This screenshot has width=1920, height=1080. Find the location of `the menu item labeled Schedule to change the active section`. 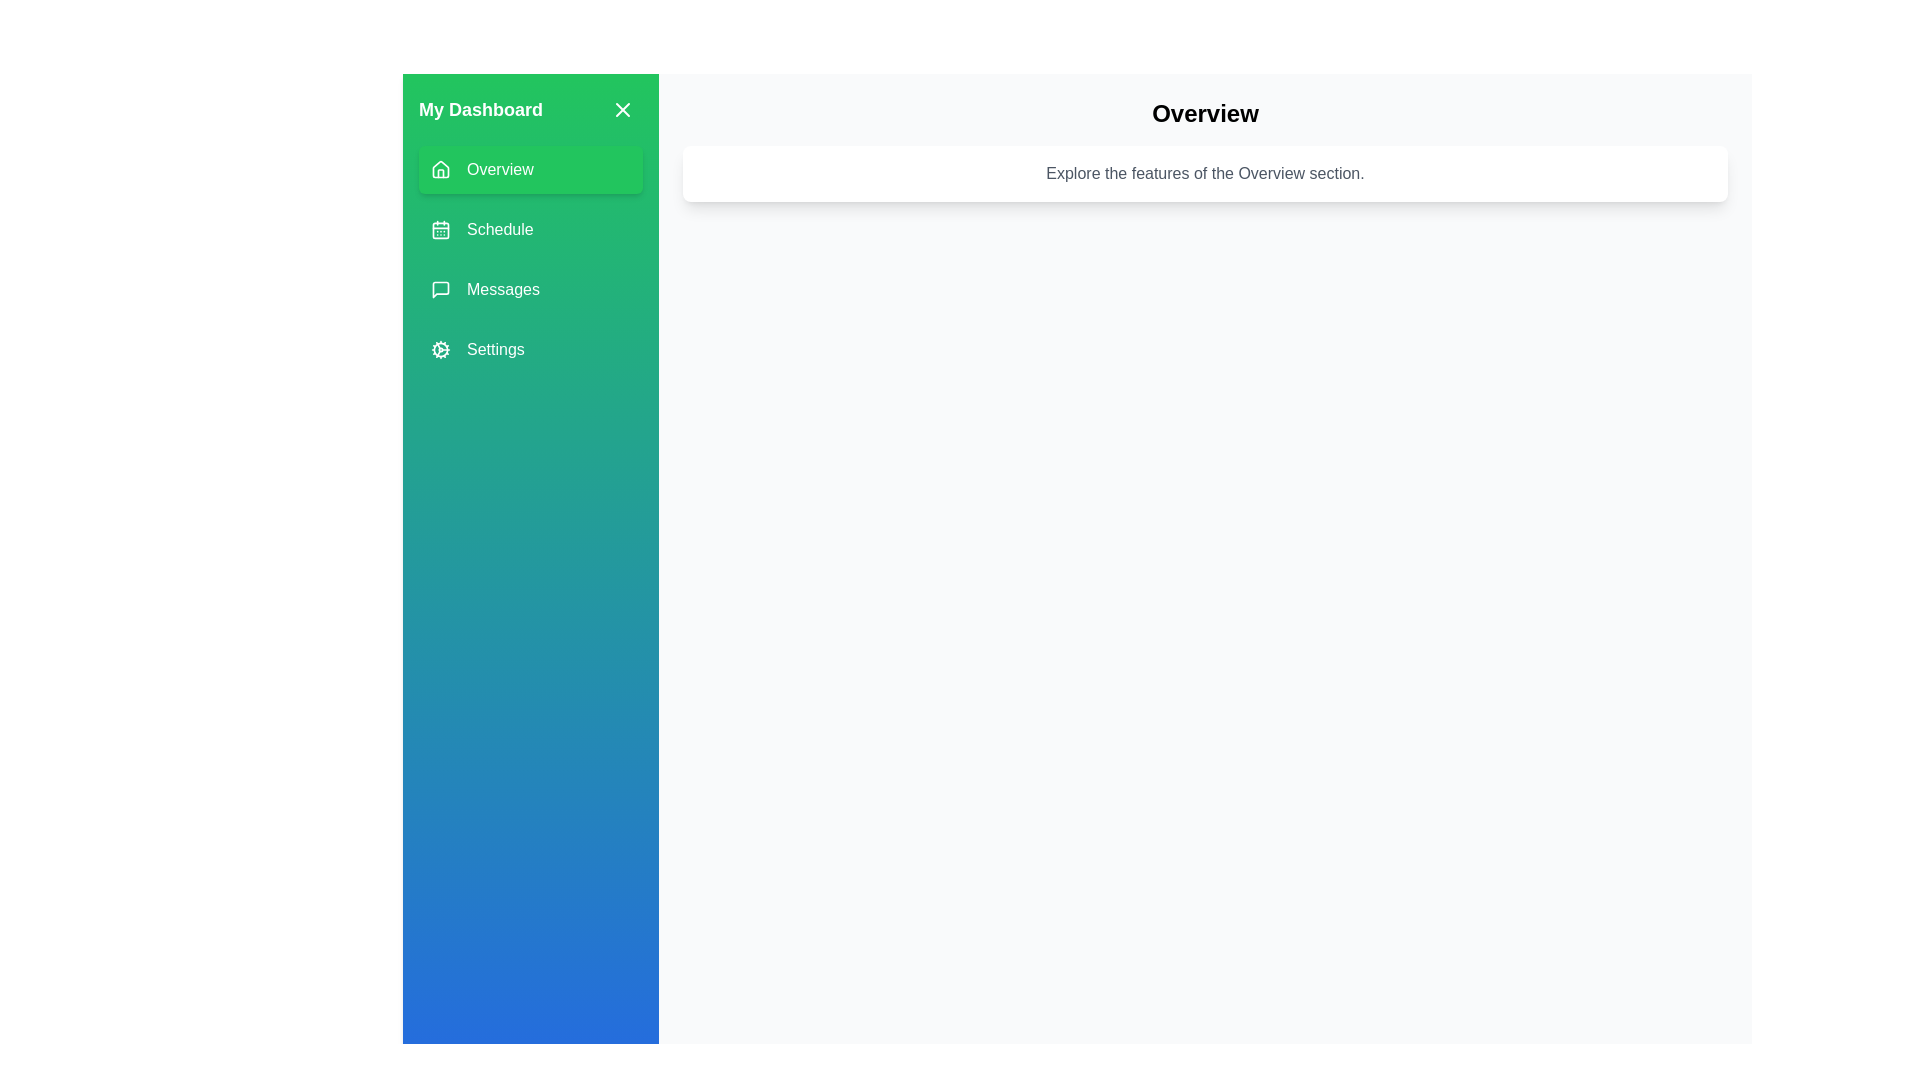

the menu item labeled Schedule to change the active section is located at coordinates (531, 229).